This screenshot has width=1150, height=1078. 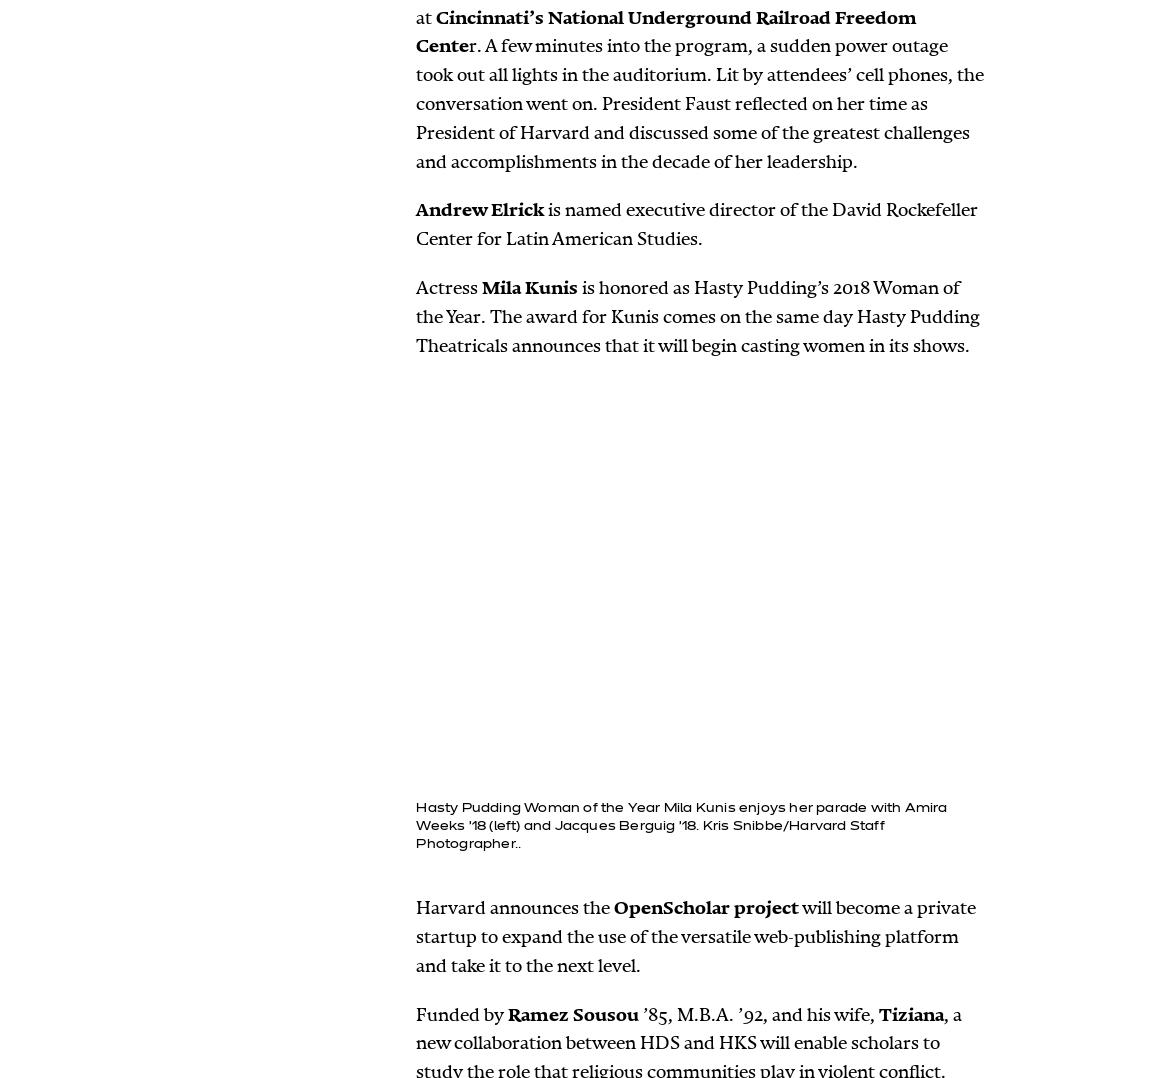 What do you see at coordinates (461, 1012) in the screenshot?
I see `'Funded by'` at bounding box center [461, 1012].